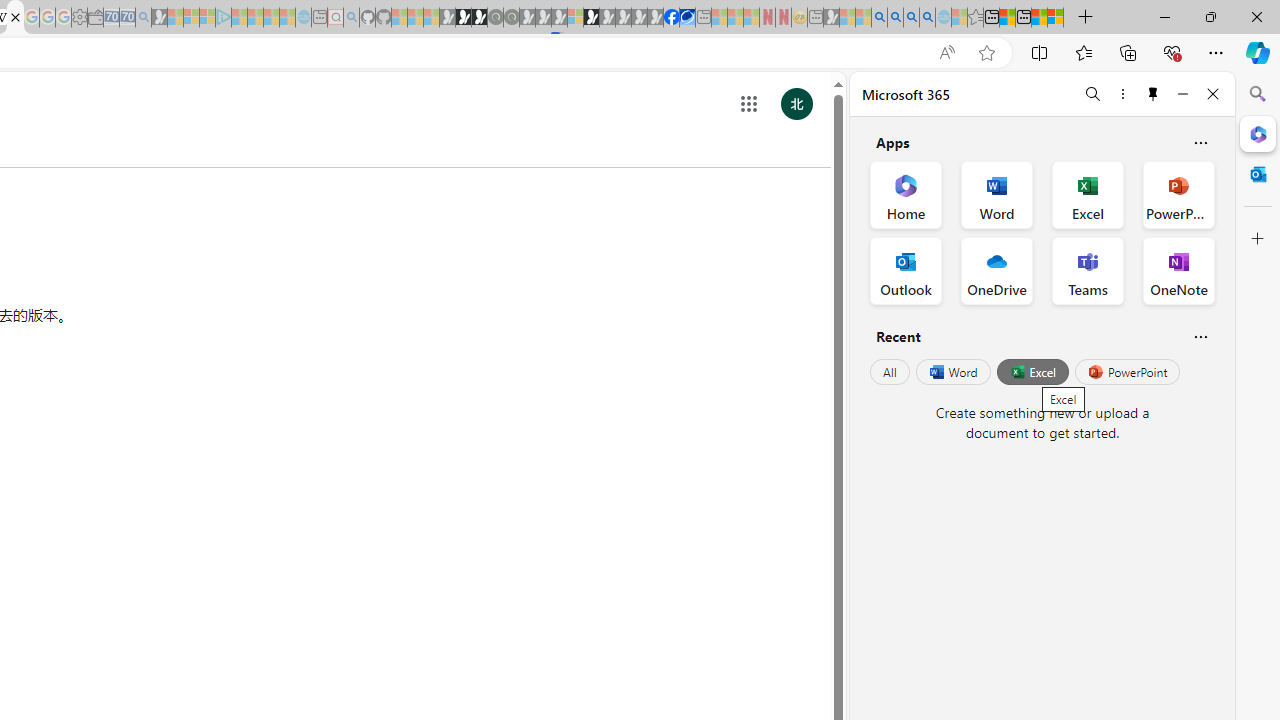 The width and height of the screenshot is (1280, 720). I want to click on 'Favorites - Sleeping', so click(975, 17).